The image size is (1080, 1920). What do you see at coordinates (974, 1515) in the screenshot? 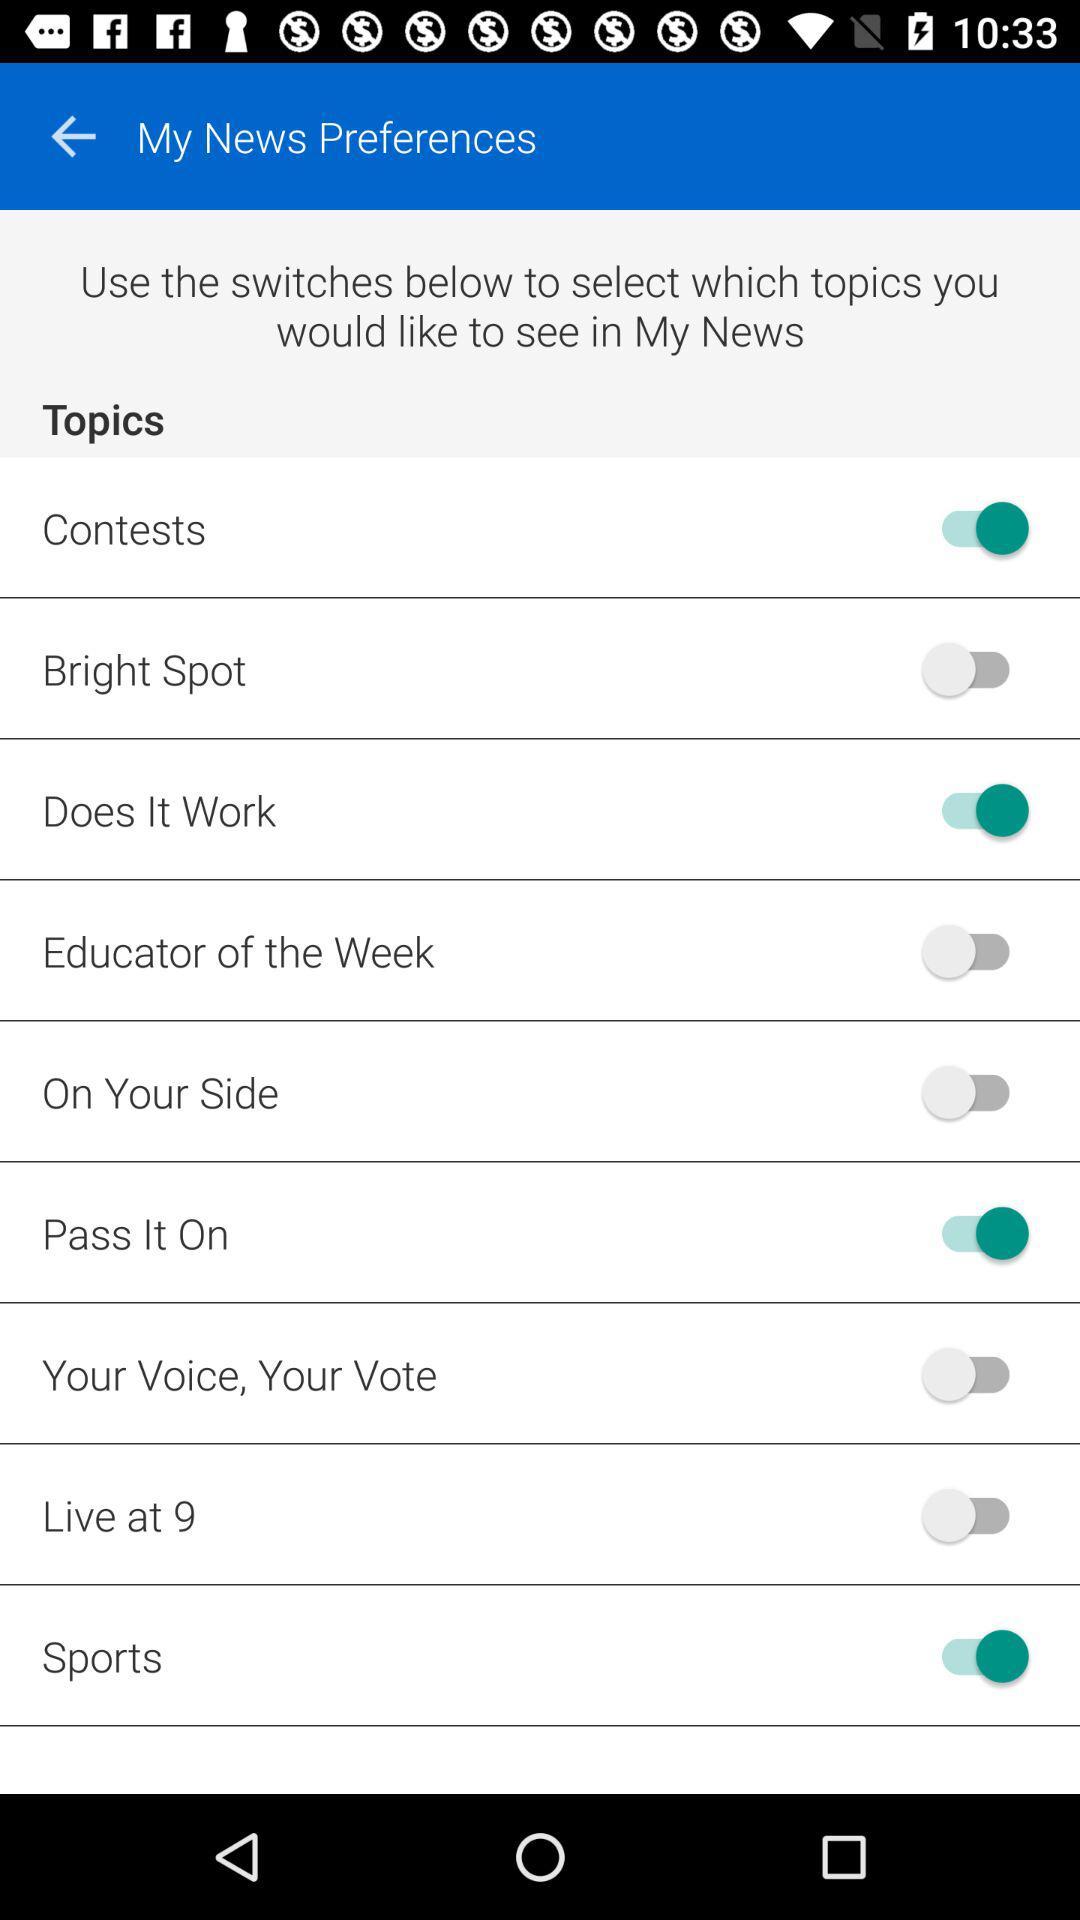
I see `a topic on/off` at bounding box center [974, 1515].